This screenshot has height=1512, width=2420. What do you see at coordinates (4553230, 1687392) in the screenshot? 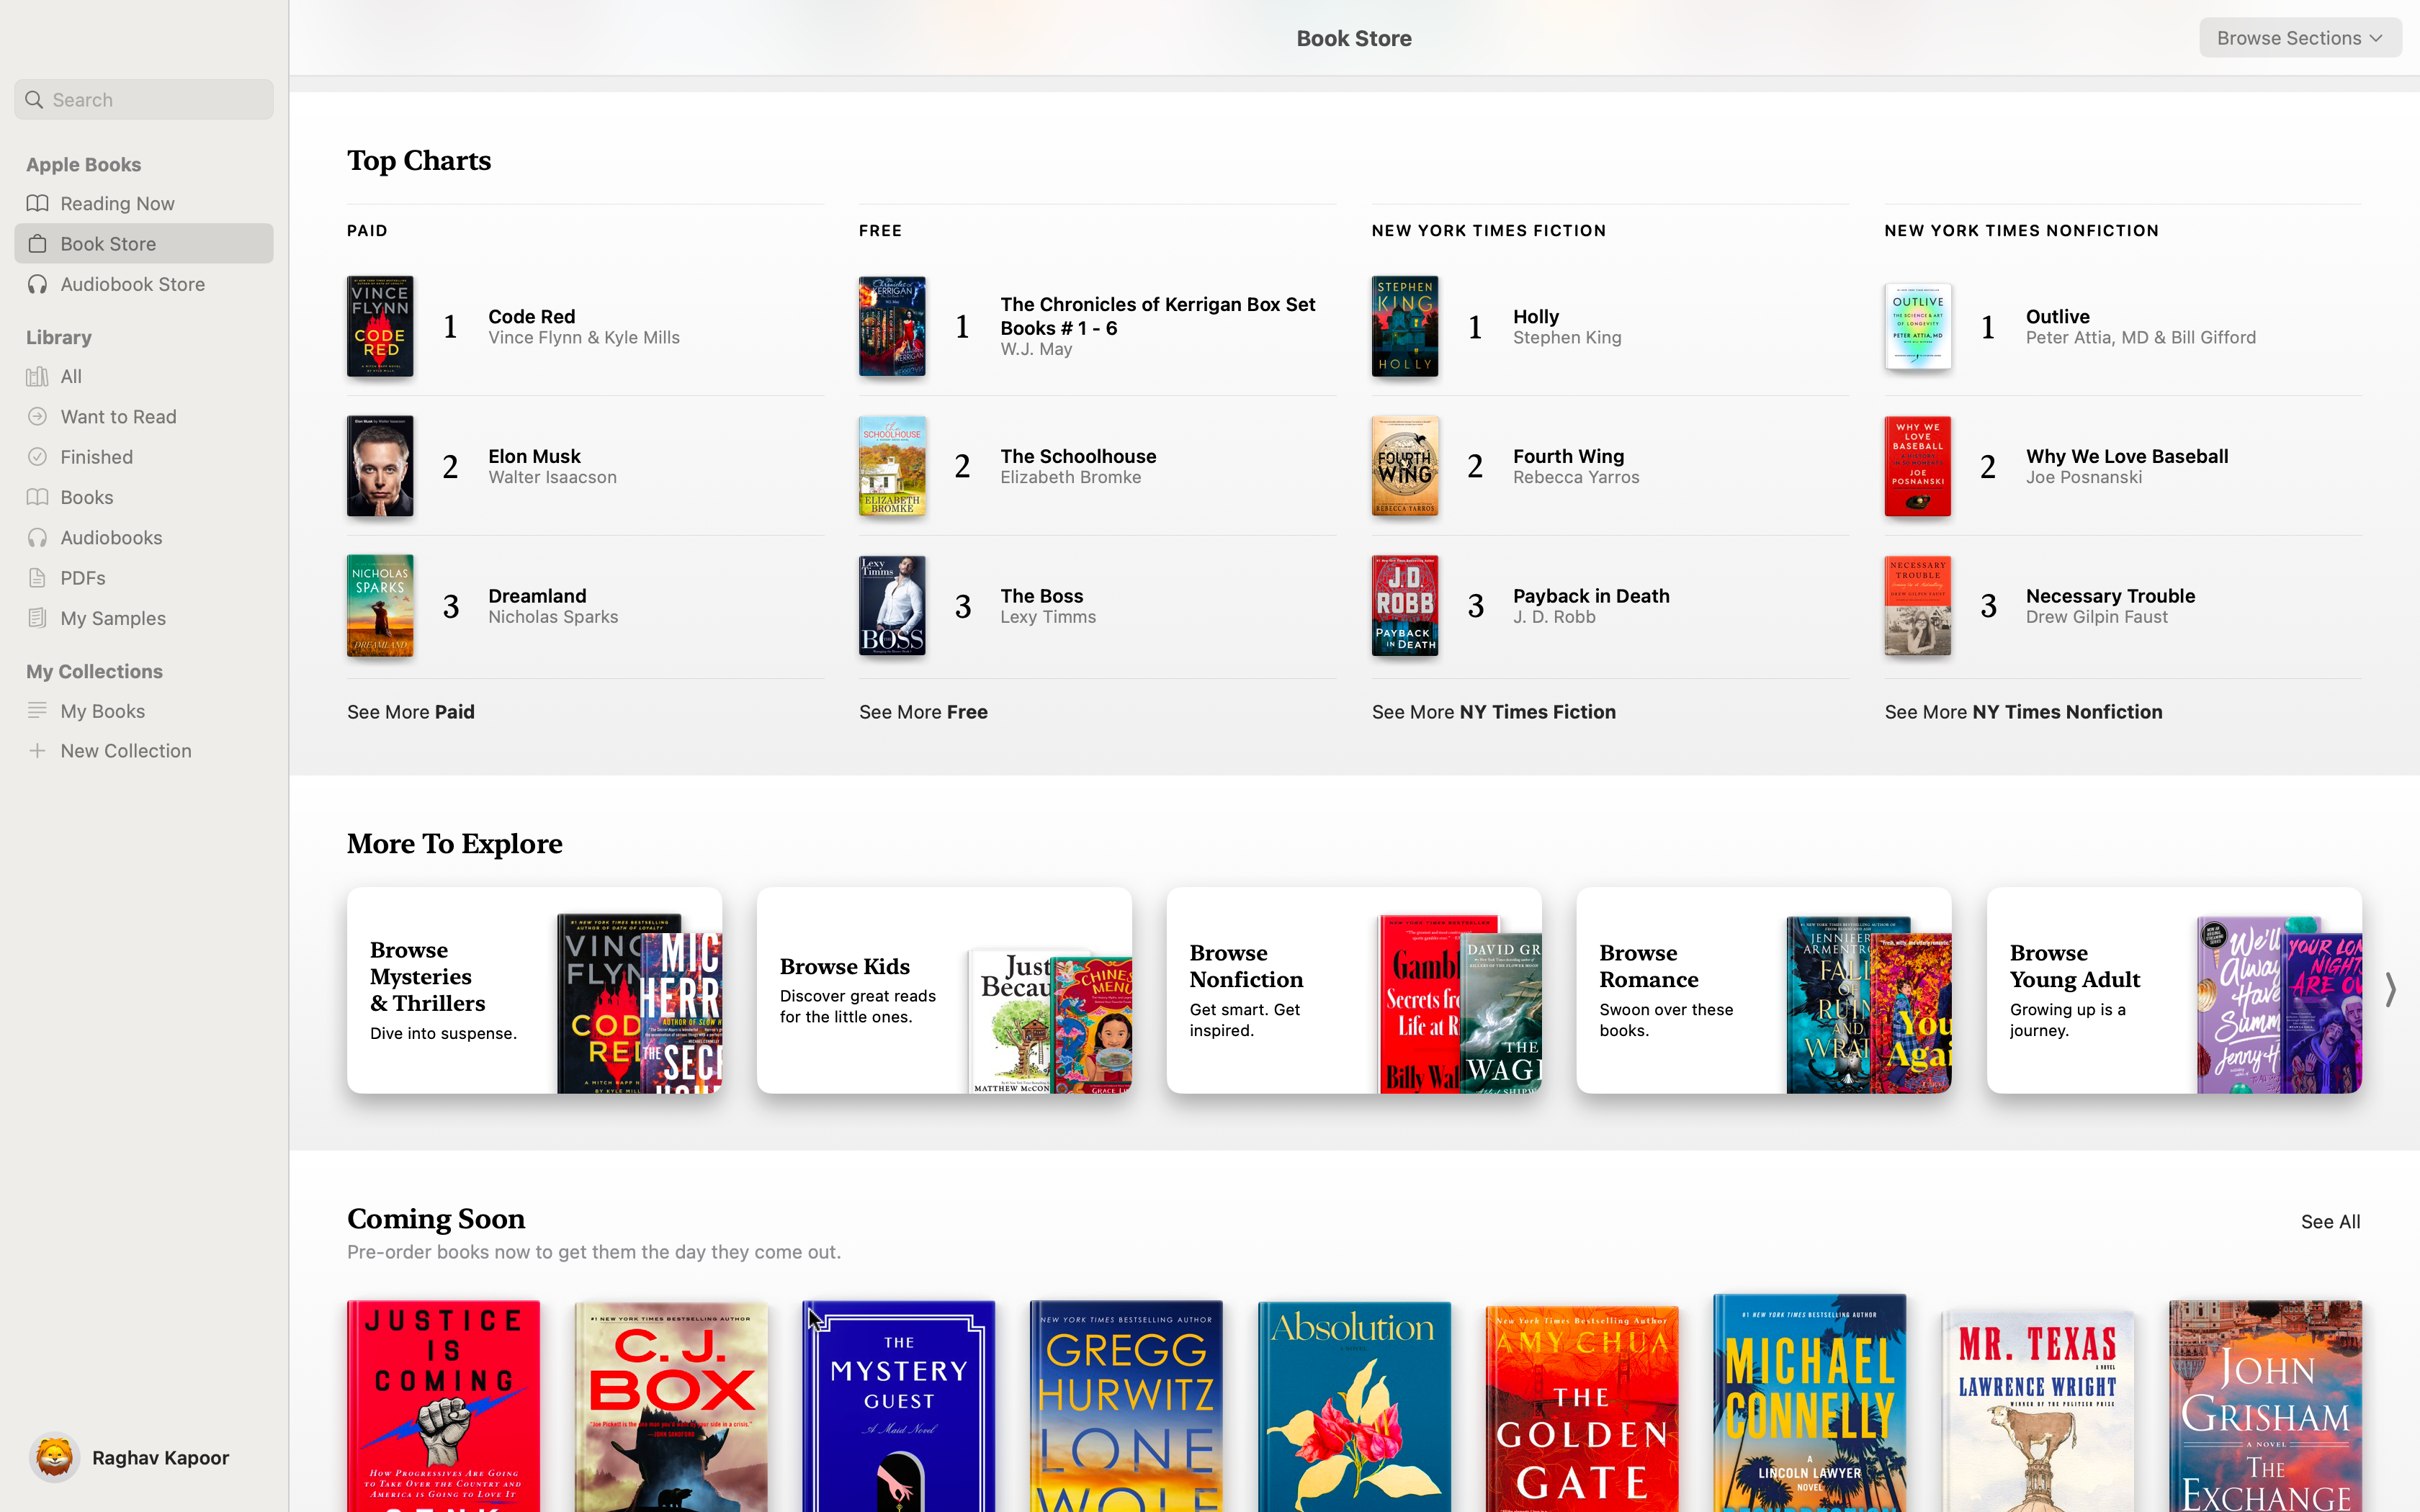
I see `Move down to see all finalized titles` at bounding box center [4553230, 1687392].